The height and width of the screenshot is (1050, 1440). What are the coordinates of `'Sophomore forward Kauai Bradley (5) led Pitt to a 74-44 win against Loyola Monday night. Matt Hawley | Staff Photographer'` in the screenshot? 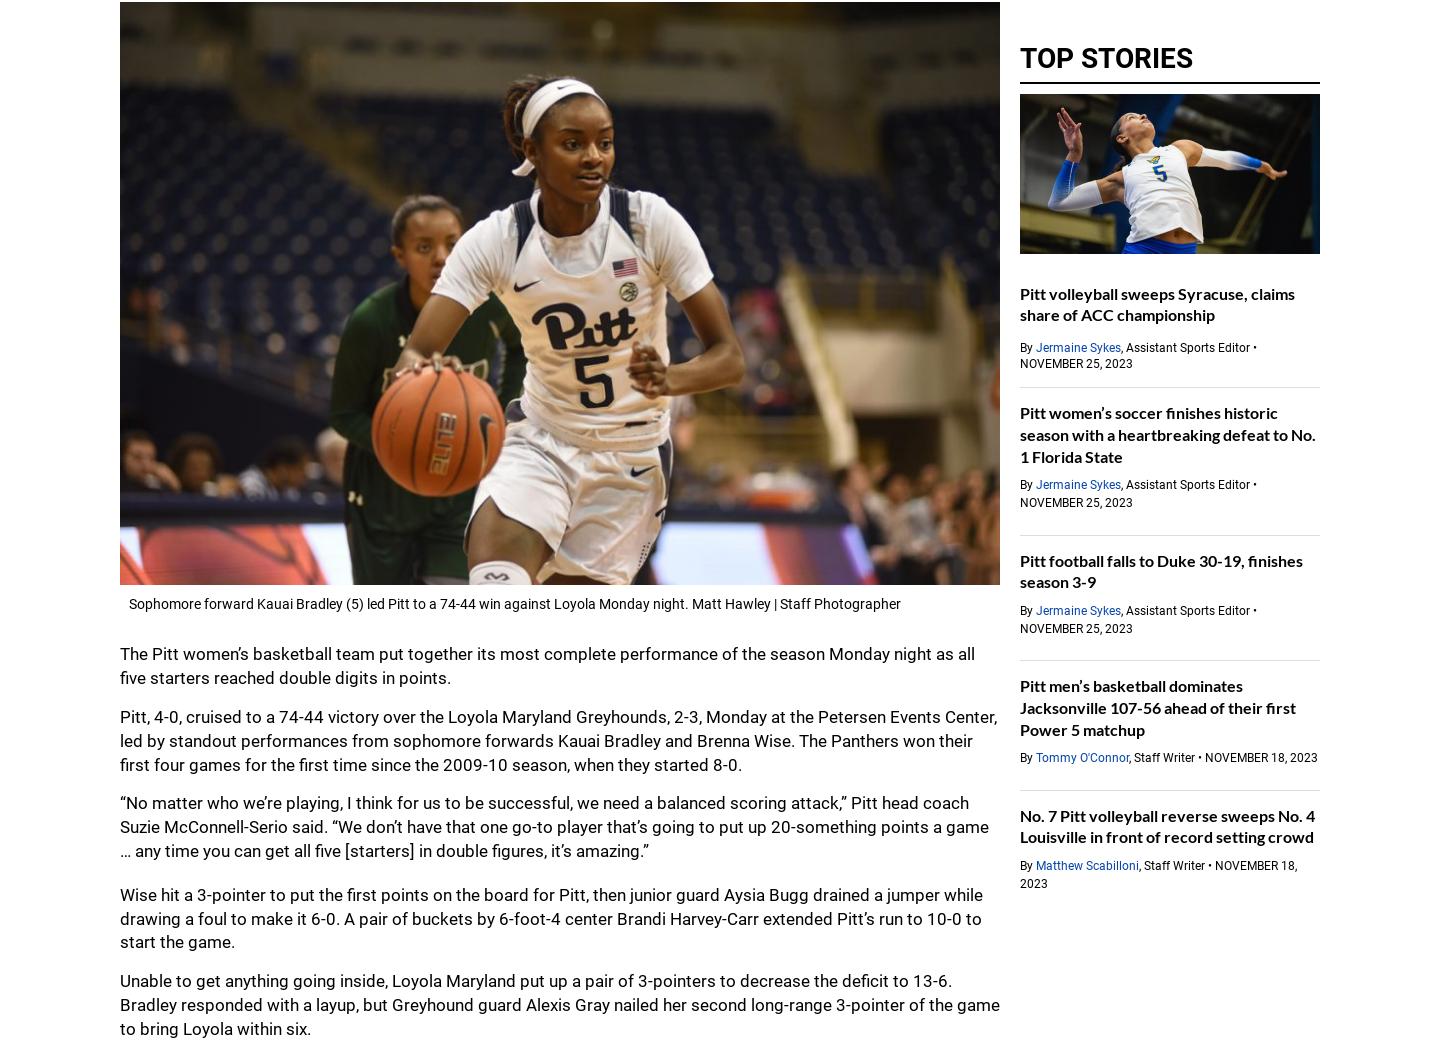 It's located at (513, 603).